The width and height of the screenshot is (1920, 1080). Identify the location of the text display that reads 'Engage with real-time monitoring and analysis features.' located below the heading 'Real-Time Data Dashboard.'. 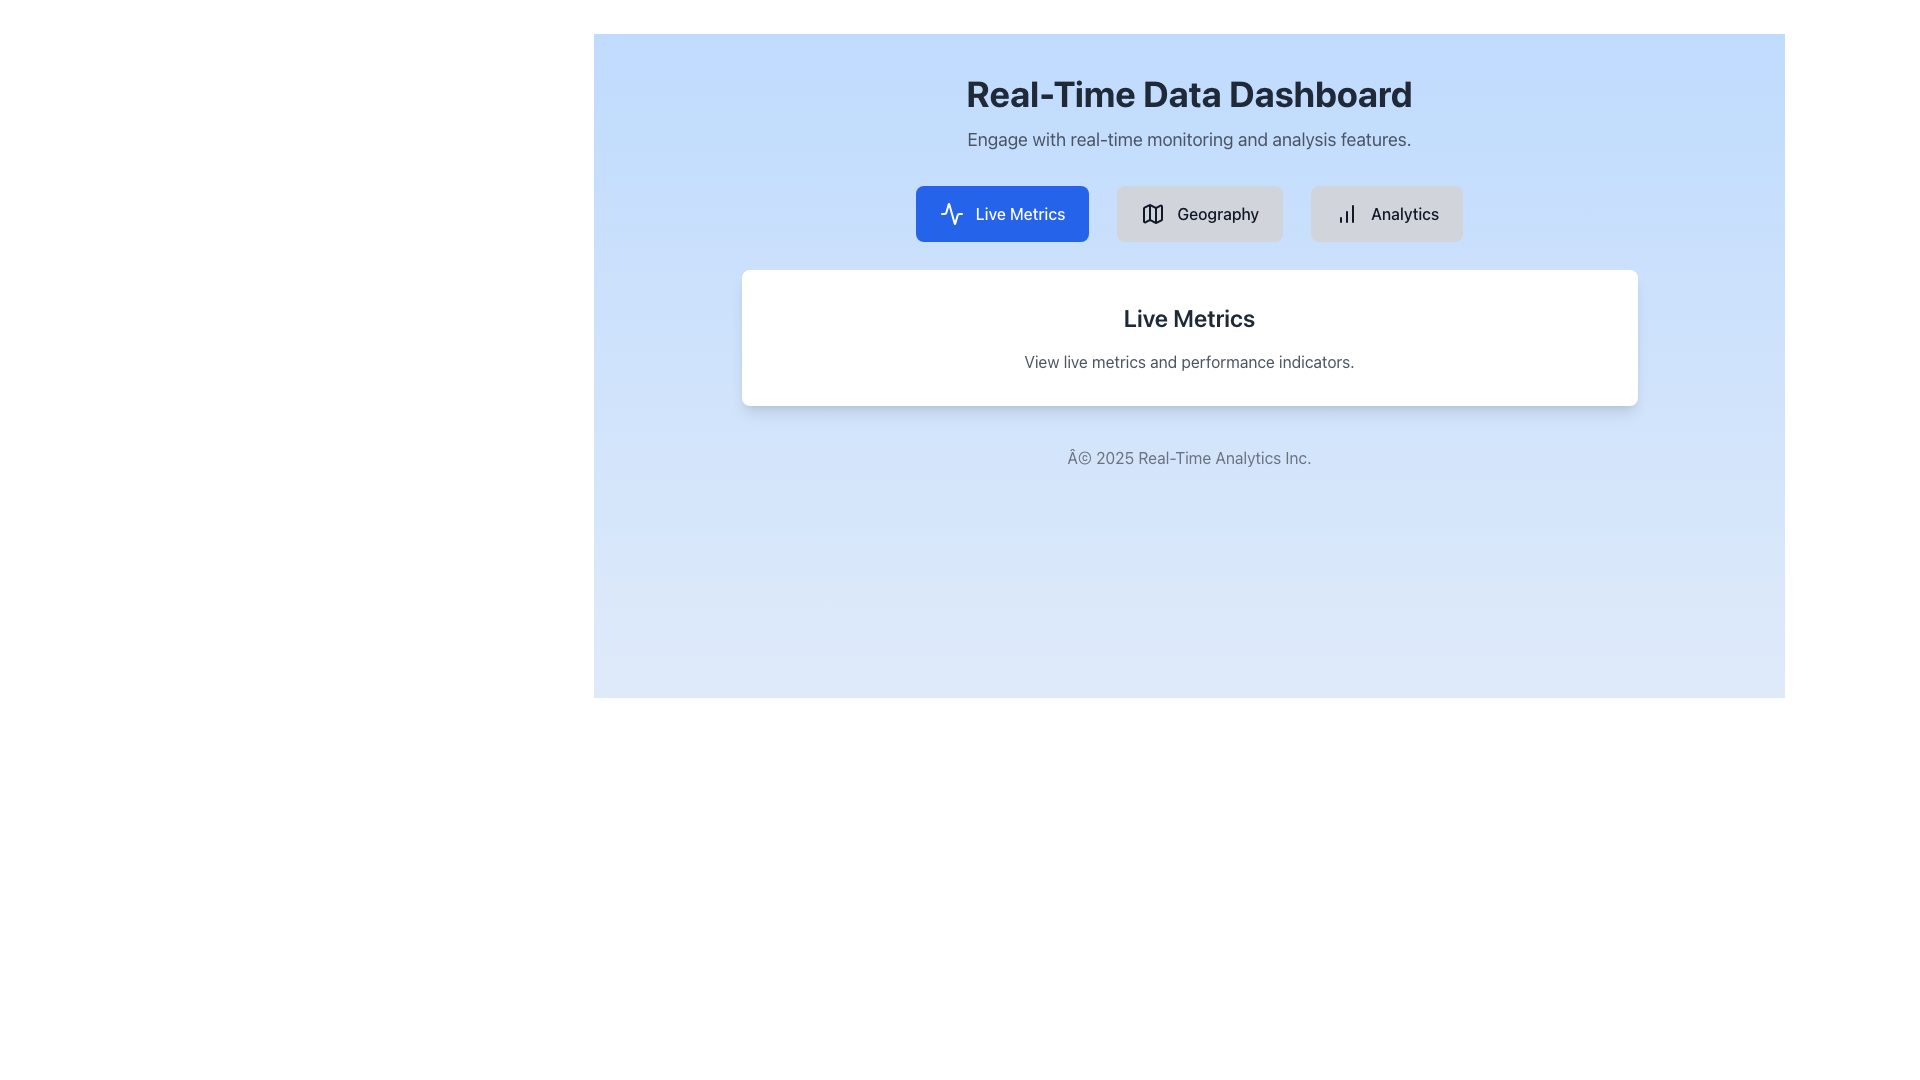
(1189, 138).